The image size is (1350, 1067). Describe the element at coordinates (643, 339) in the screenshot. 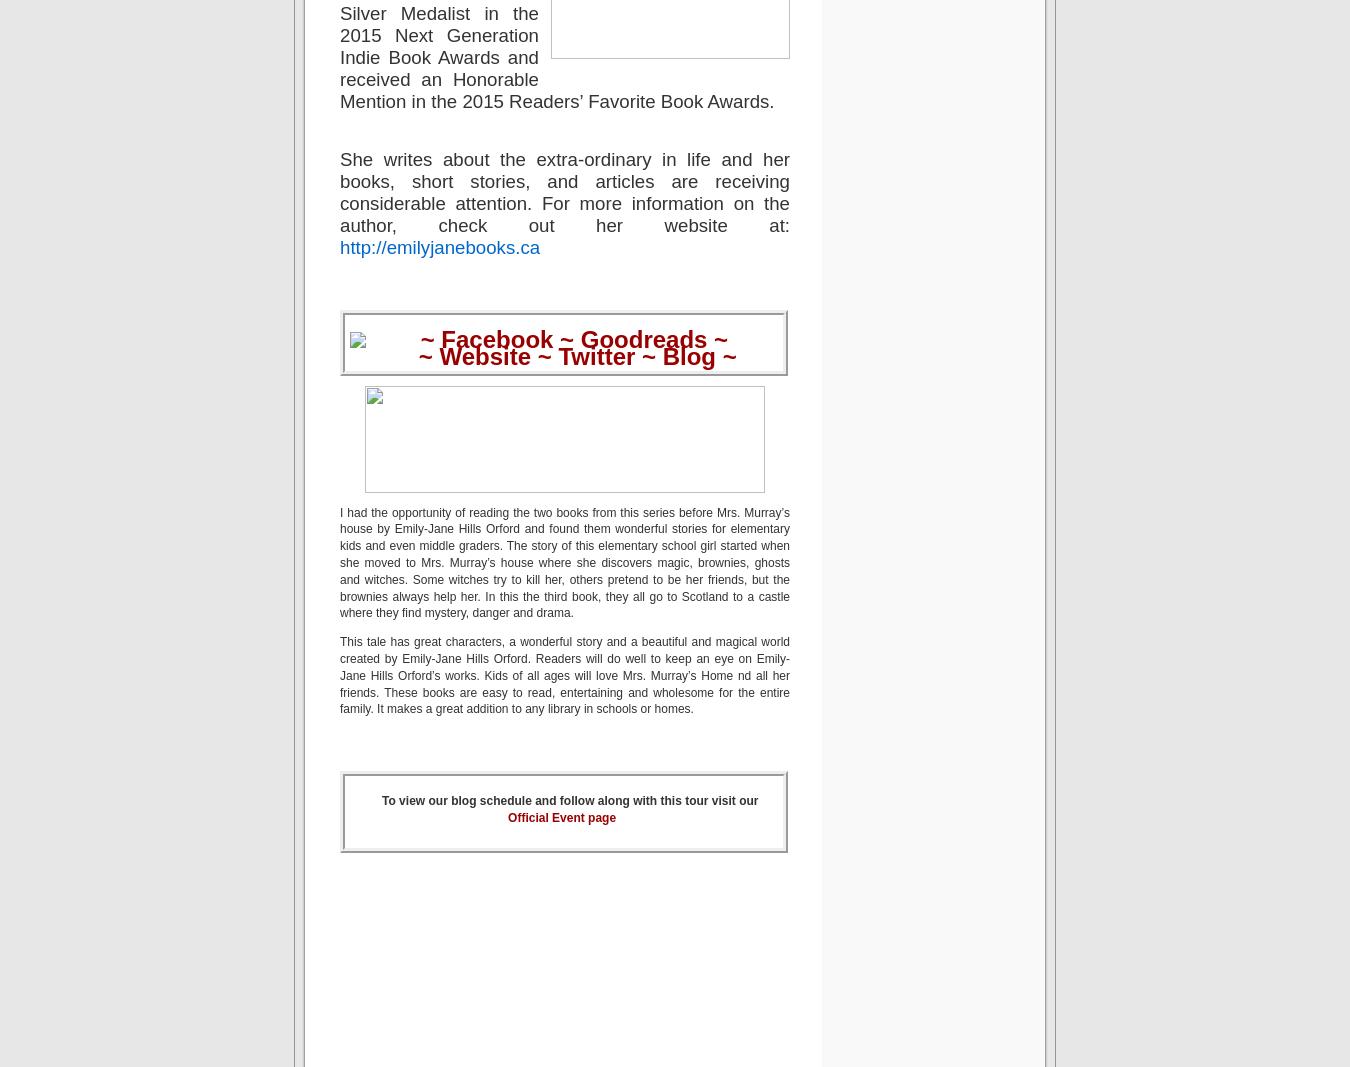

I see `'Goodreads'` at that location.